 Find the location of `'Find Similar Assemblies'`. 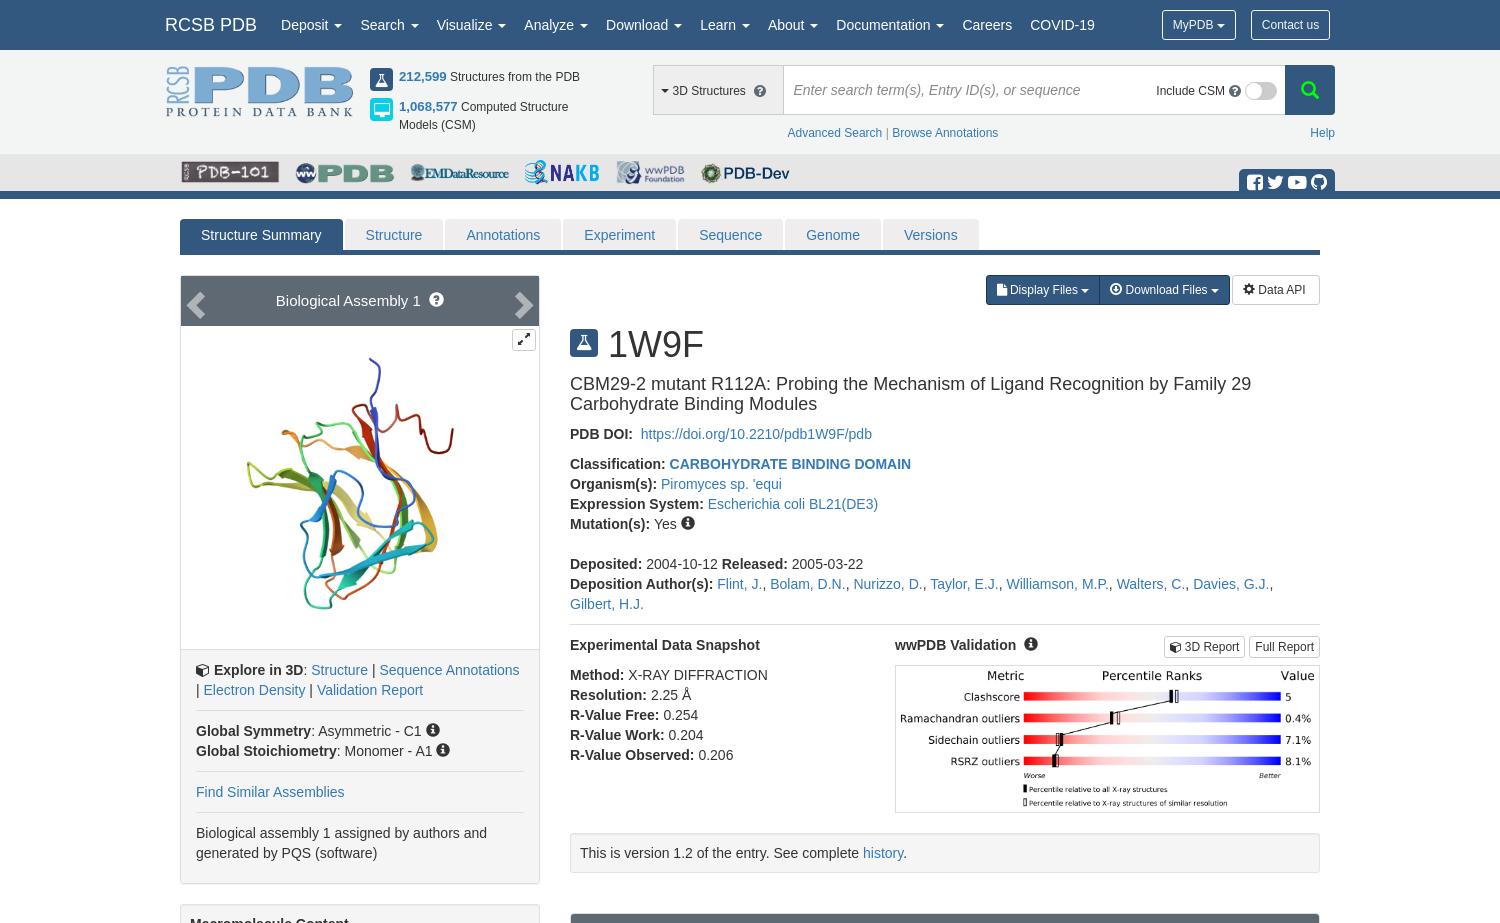

'Find Similar Assemblies' is located at coordinates (270, 791).